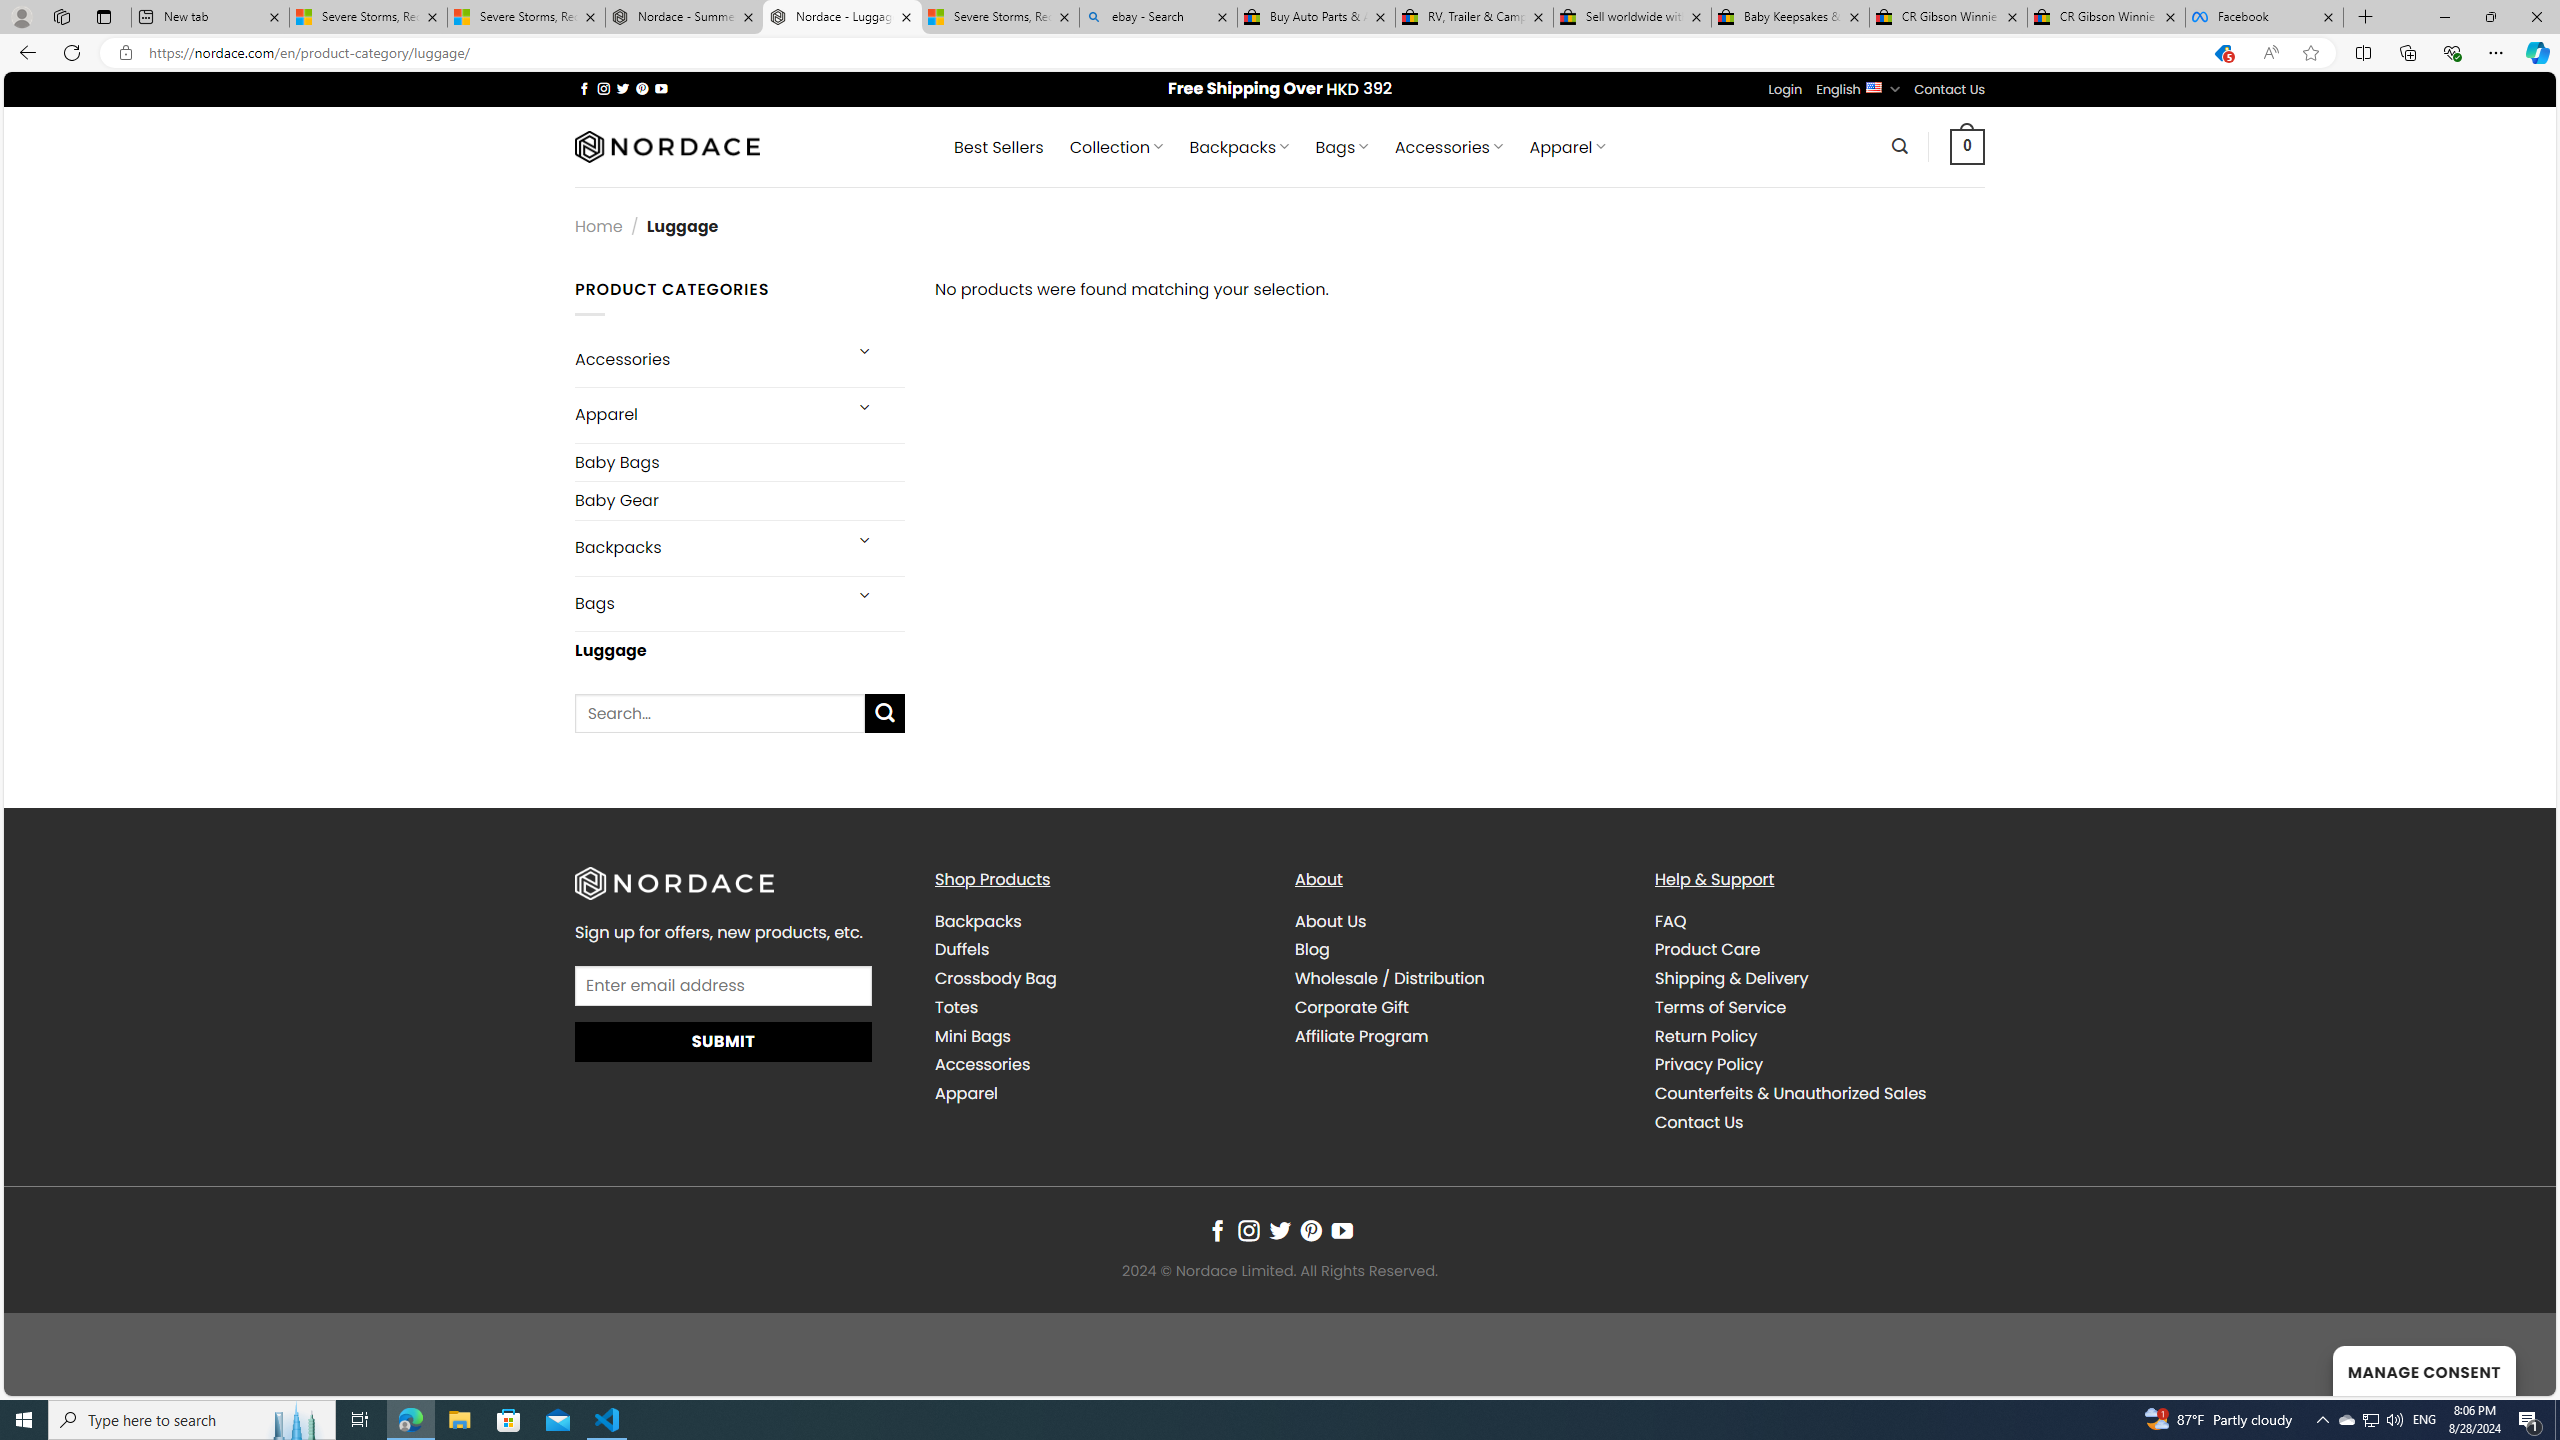 The height and width of the screenshot is (1440, 2560). What do you see at coordinates (1731, 978) in the screenshot?
I see `'Shipping & Delivery'` at bounding box center [1731, 978].